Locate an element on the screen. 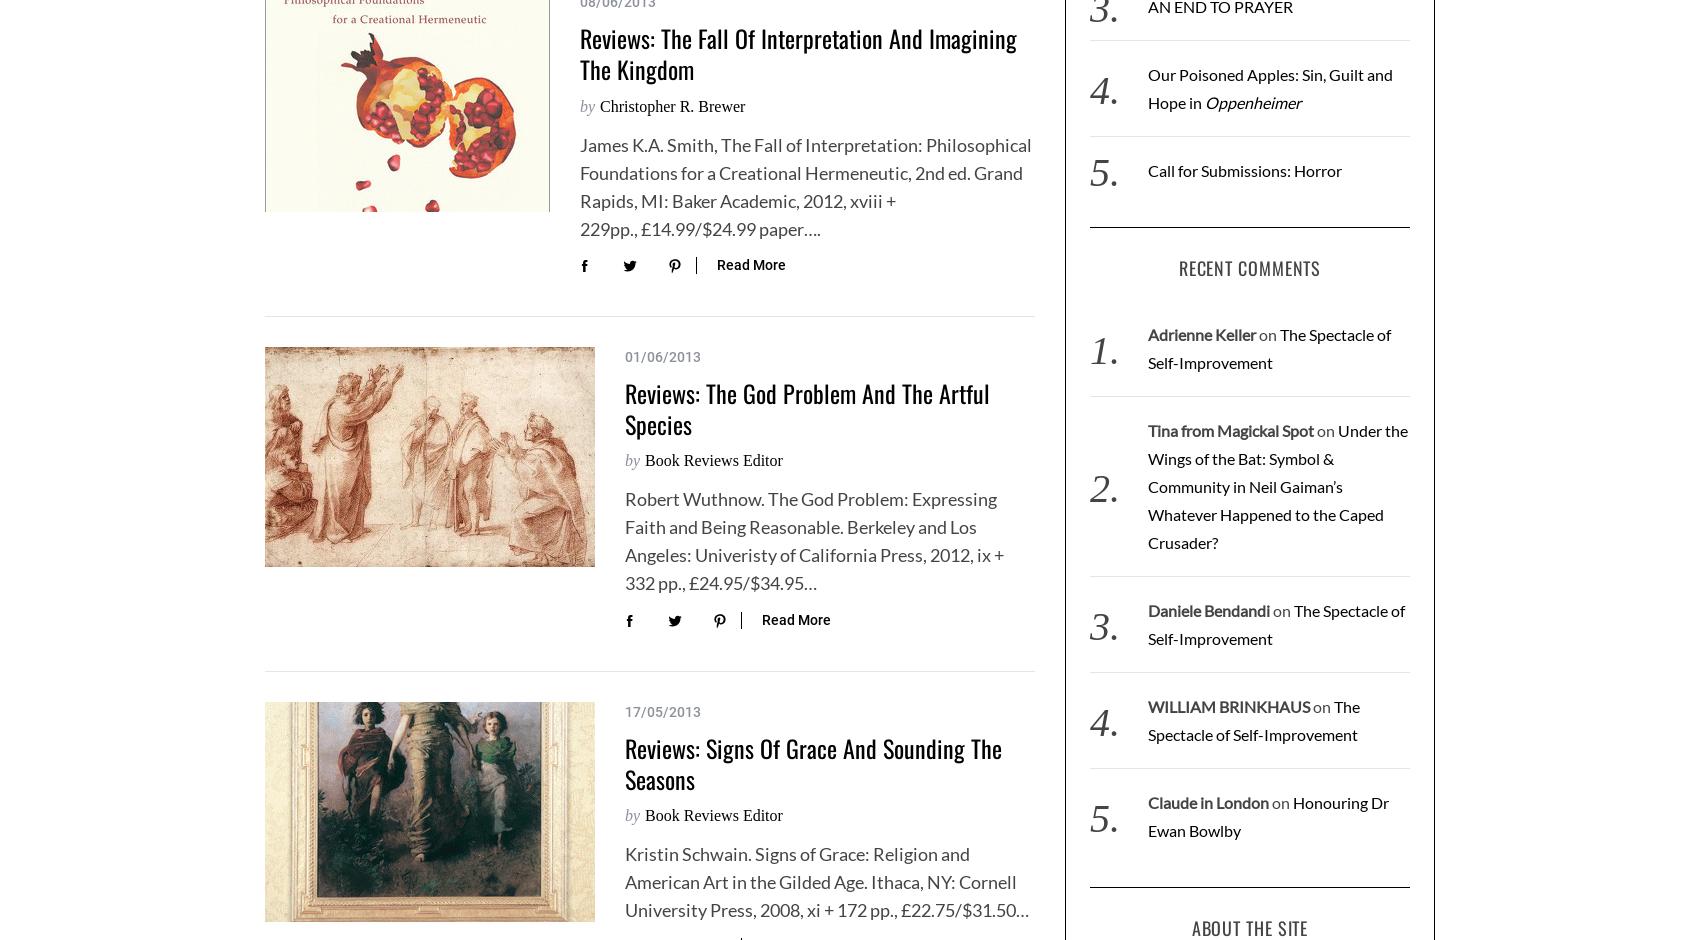  'Adrienne Keller' is located at coordinates (1200, 334).